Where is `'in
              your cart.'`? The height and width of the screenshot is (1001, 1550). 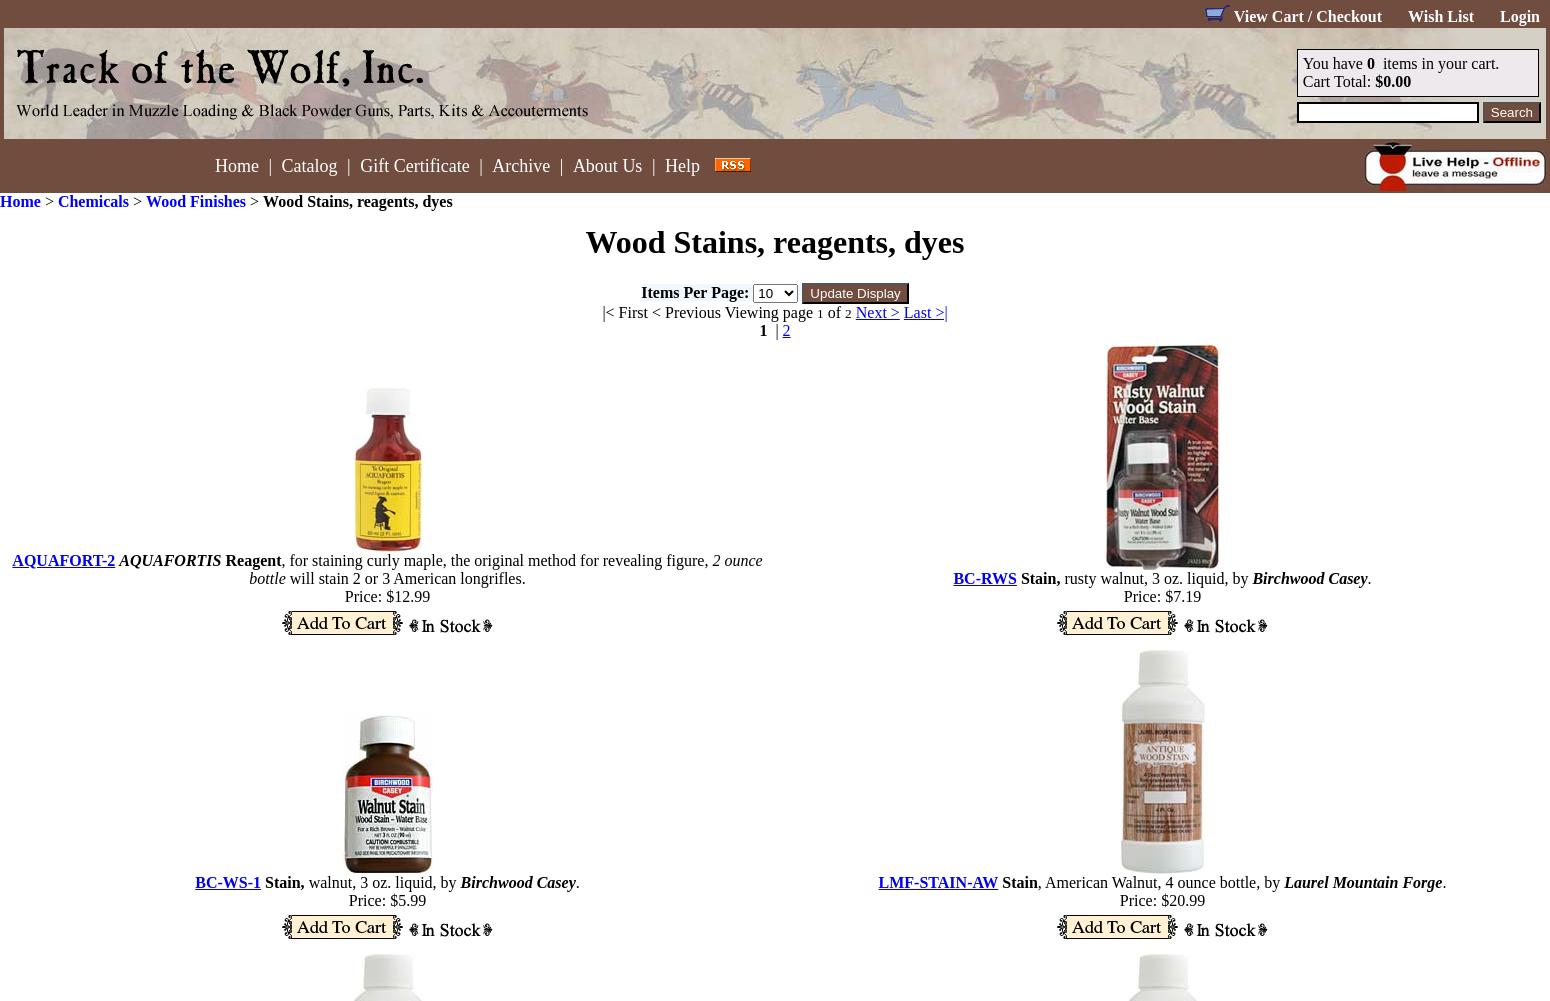
'in
              your cart.' is located at coordinates (1456, 63).